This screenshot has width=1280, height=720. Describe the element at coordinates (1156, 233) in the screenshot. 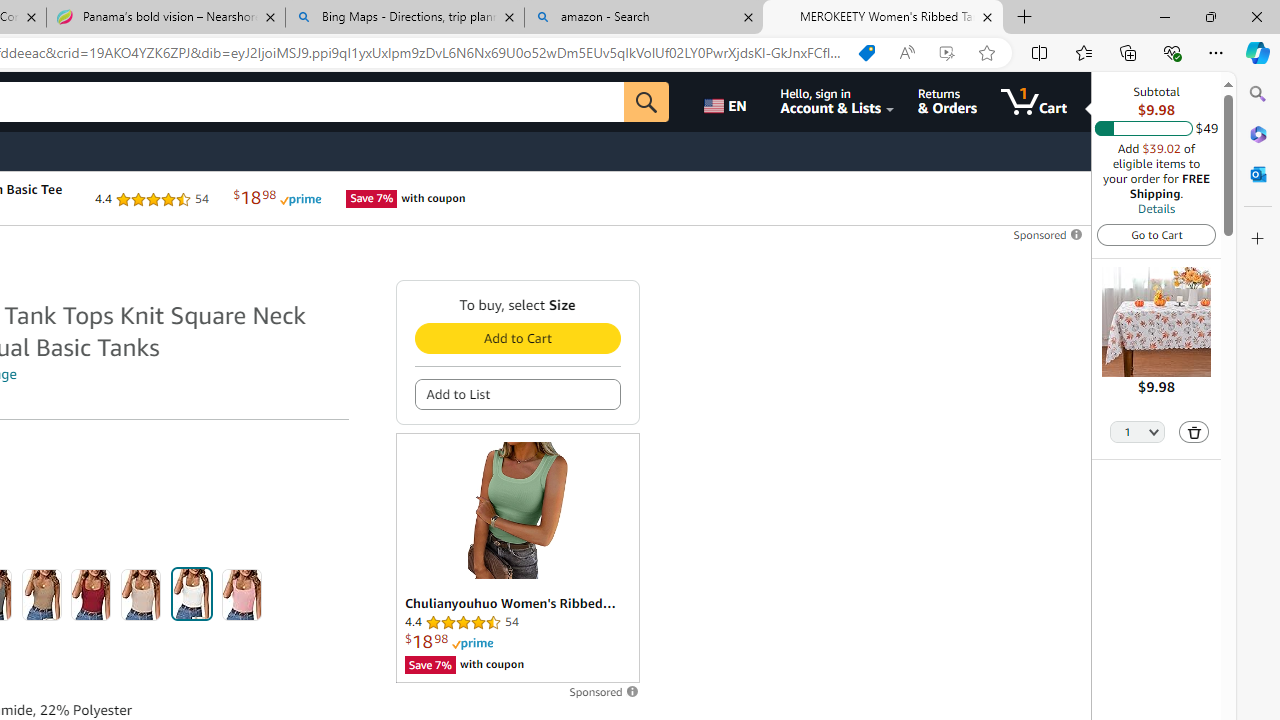

I see `'Go to Cart'` at that location.